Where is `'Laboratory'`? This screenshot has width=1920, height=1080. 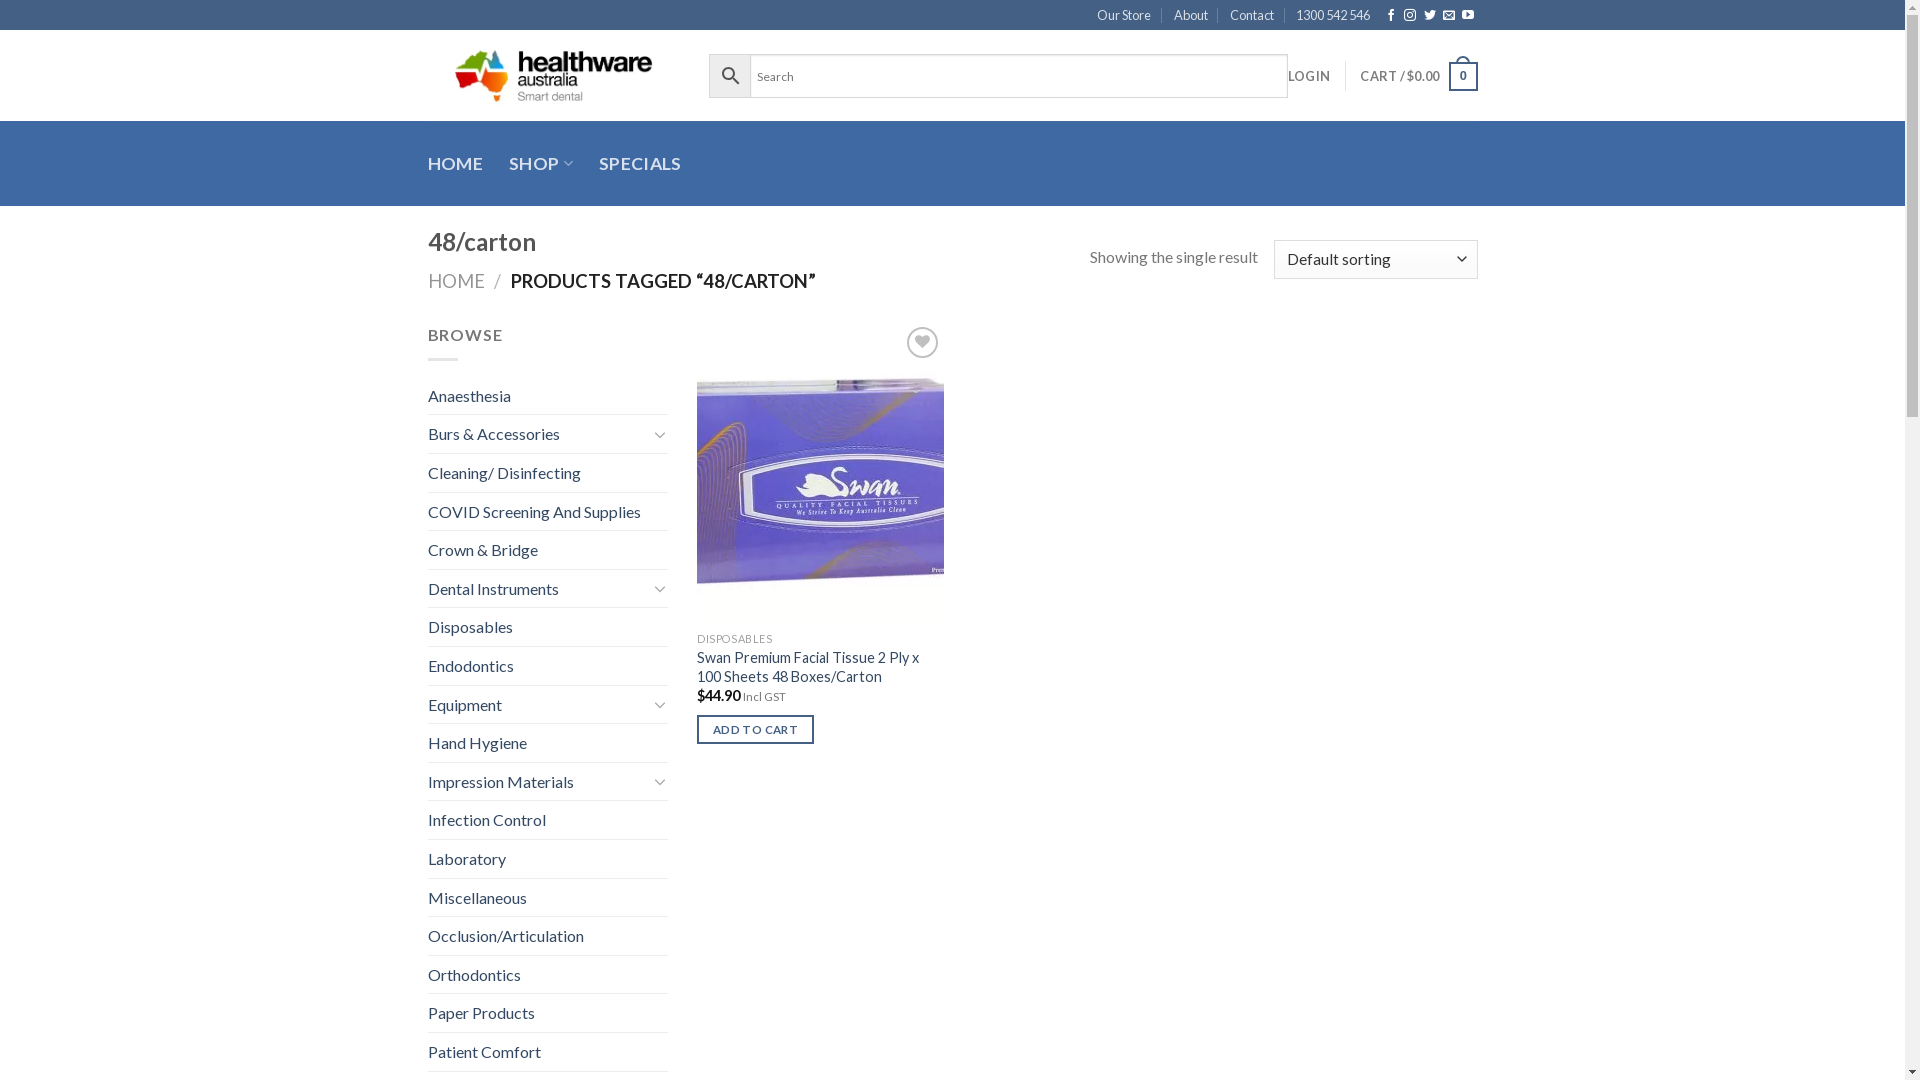
'Laboratory' is located at coordinates (547, 858).